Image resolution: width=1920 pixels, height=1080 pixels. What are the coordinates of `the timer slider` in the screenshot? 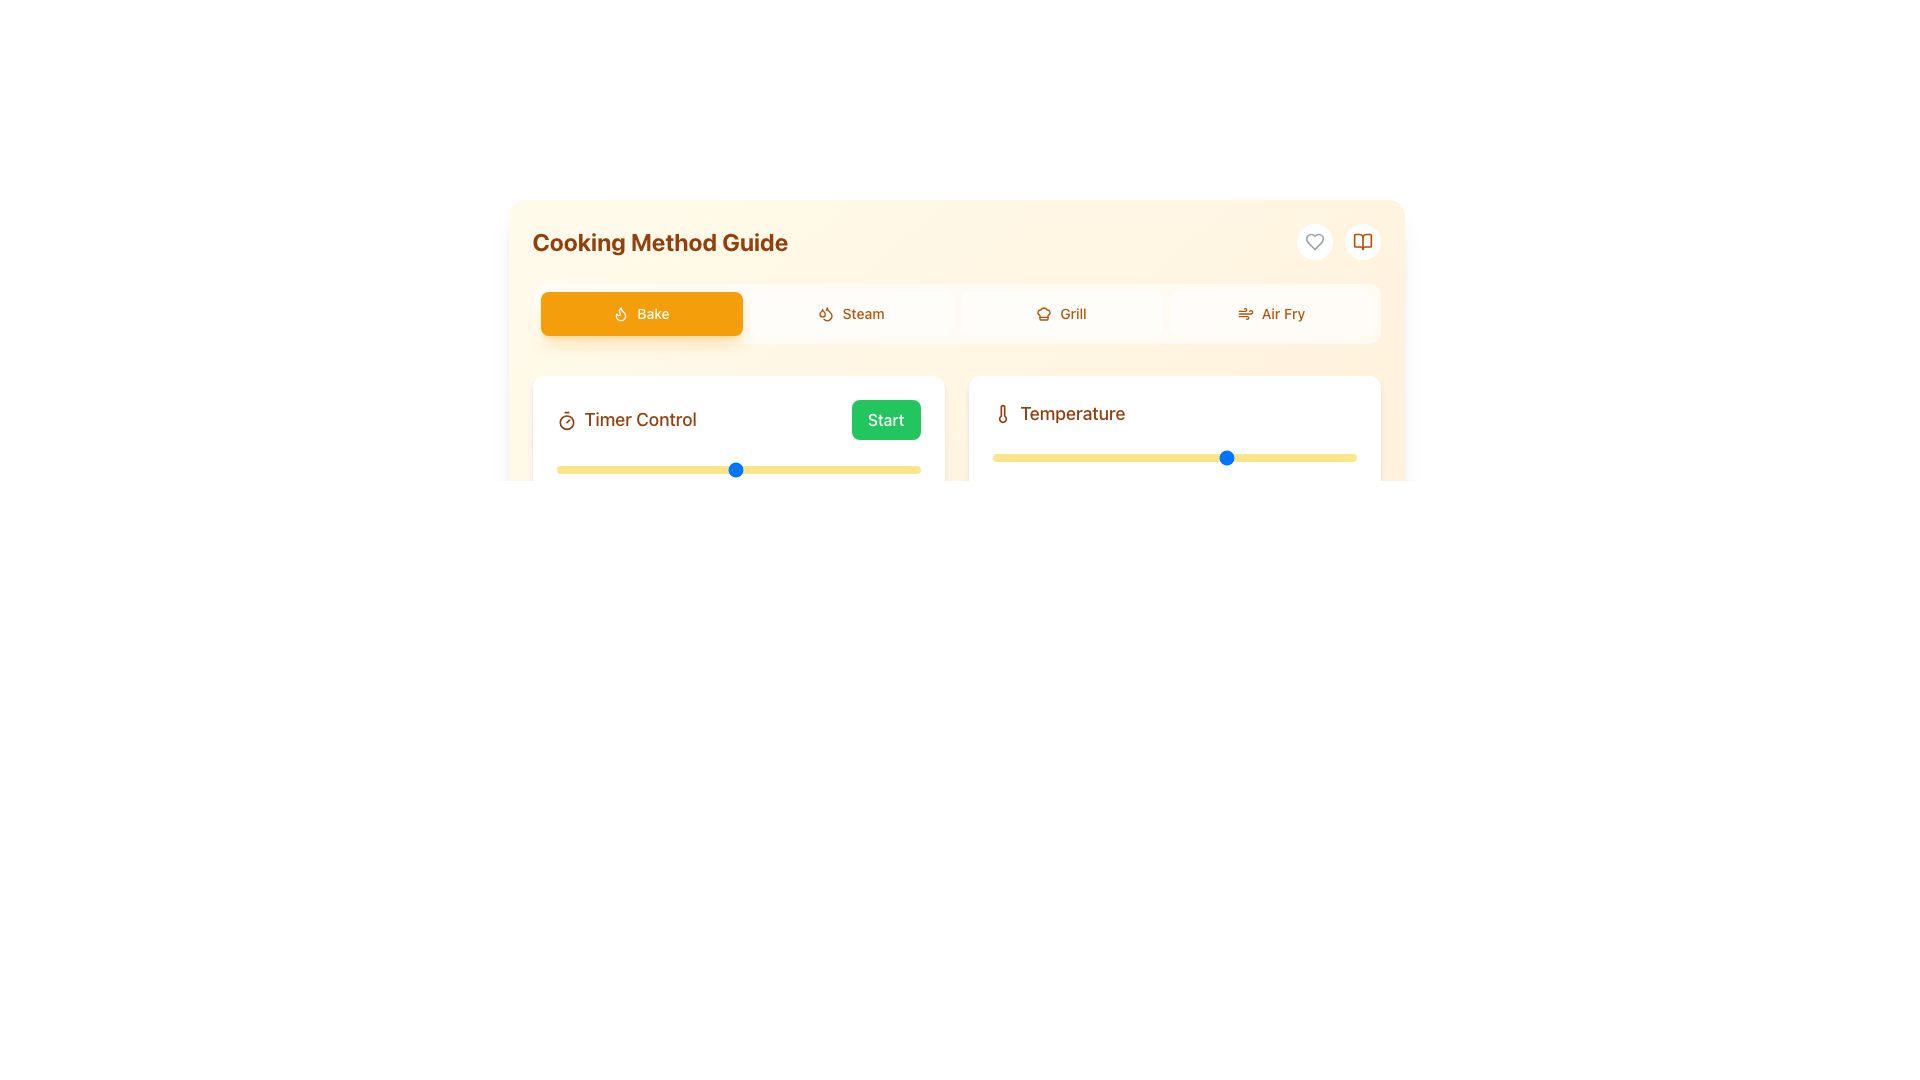 It's located at (561, 470).